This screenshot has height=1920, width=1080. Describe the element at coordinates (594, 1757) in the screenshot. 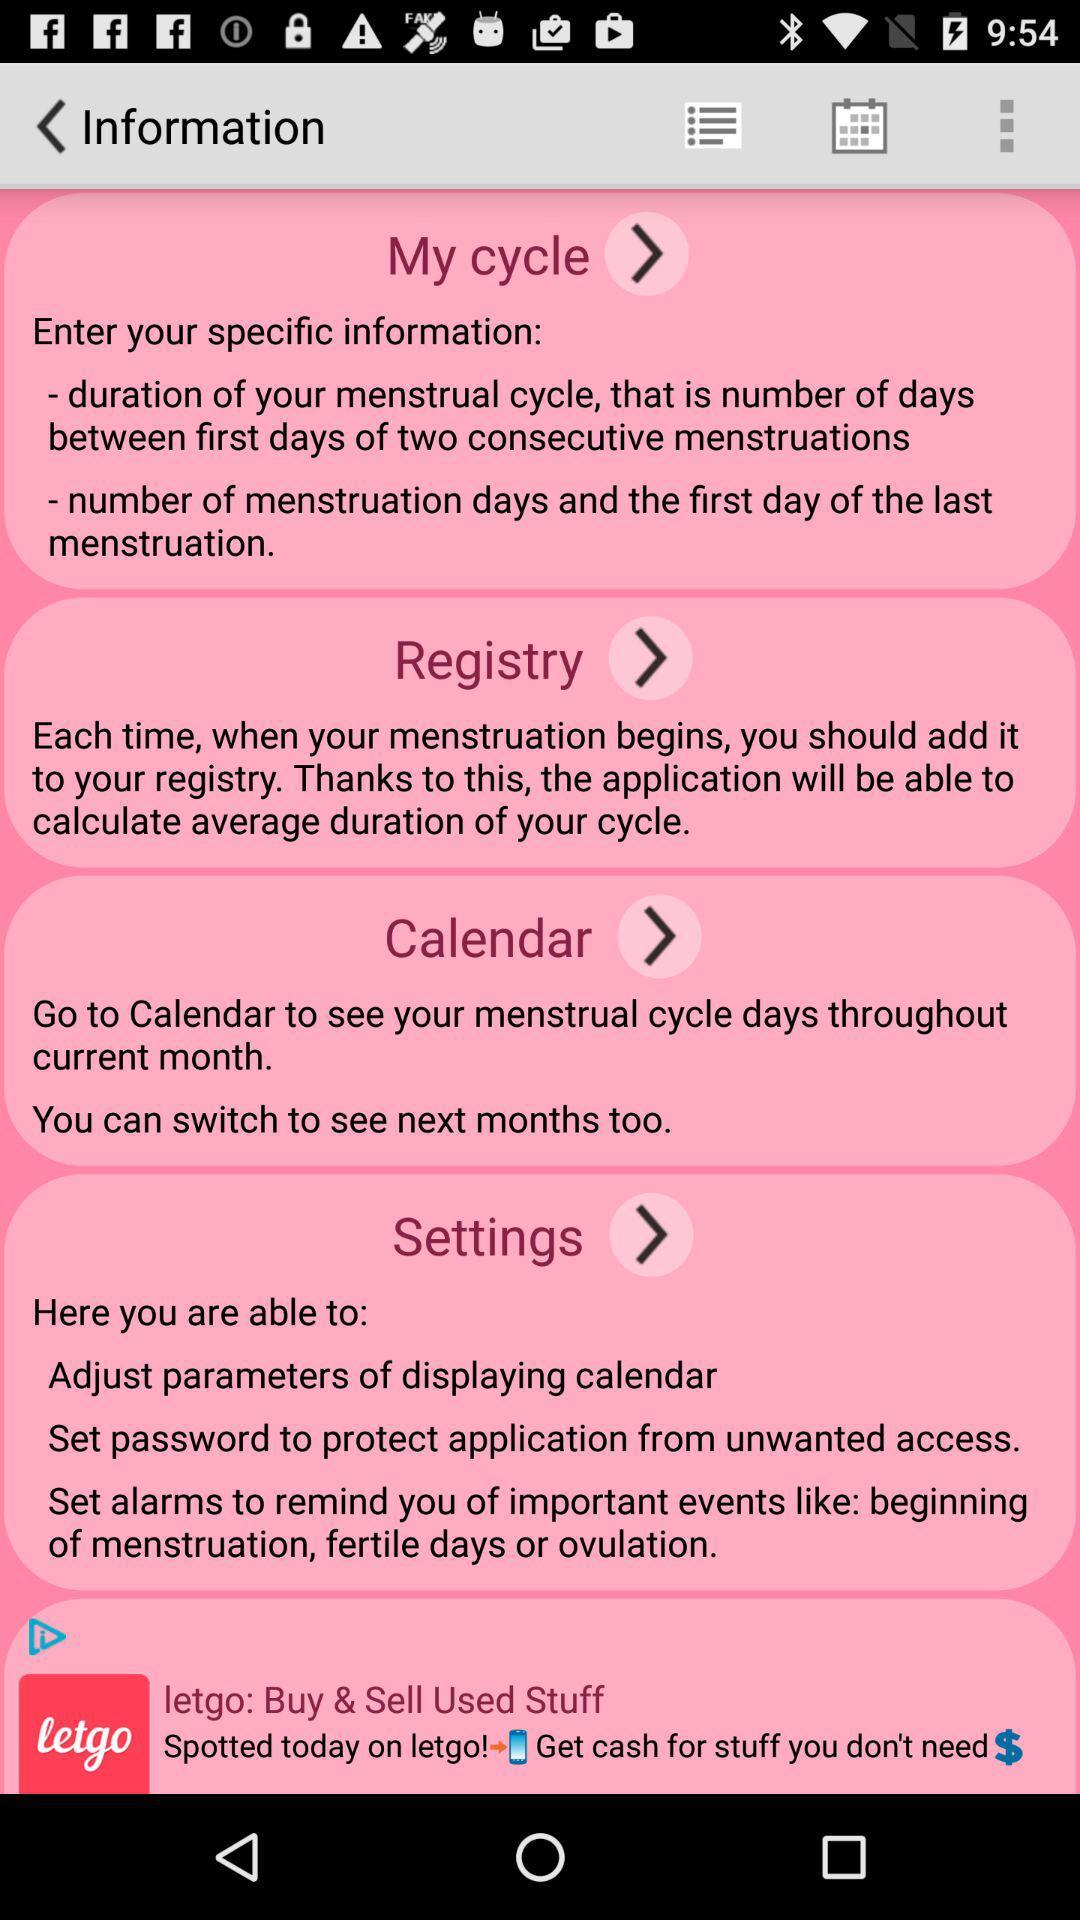

I see `the item below letgo buy sell icon` at that location.